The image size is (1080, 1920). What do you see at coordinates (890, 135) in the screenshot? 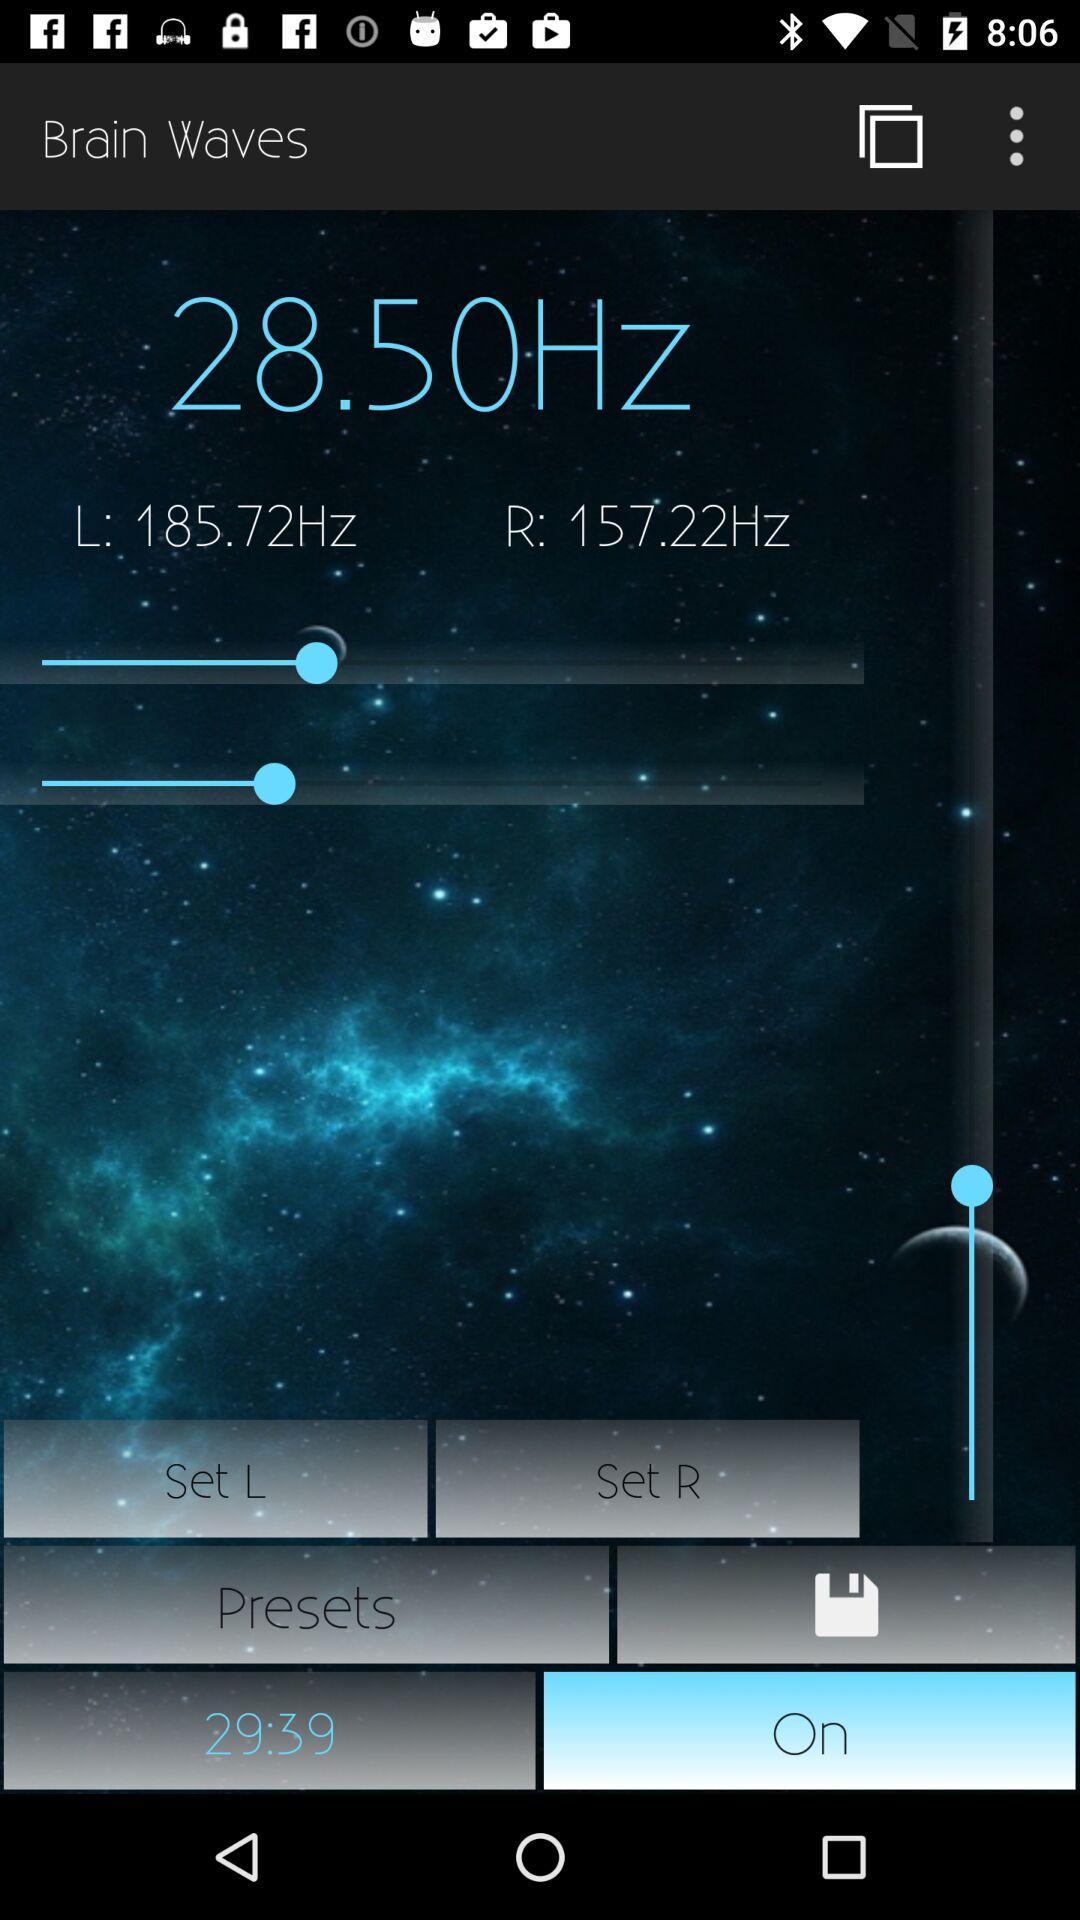
I see `item next to brain waves icon` at bounding box center [890, 135].